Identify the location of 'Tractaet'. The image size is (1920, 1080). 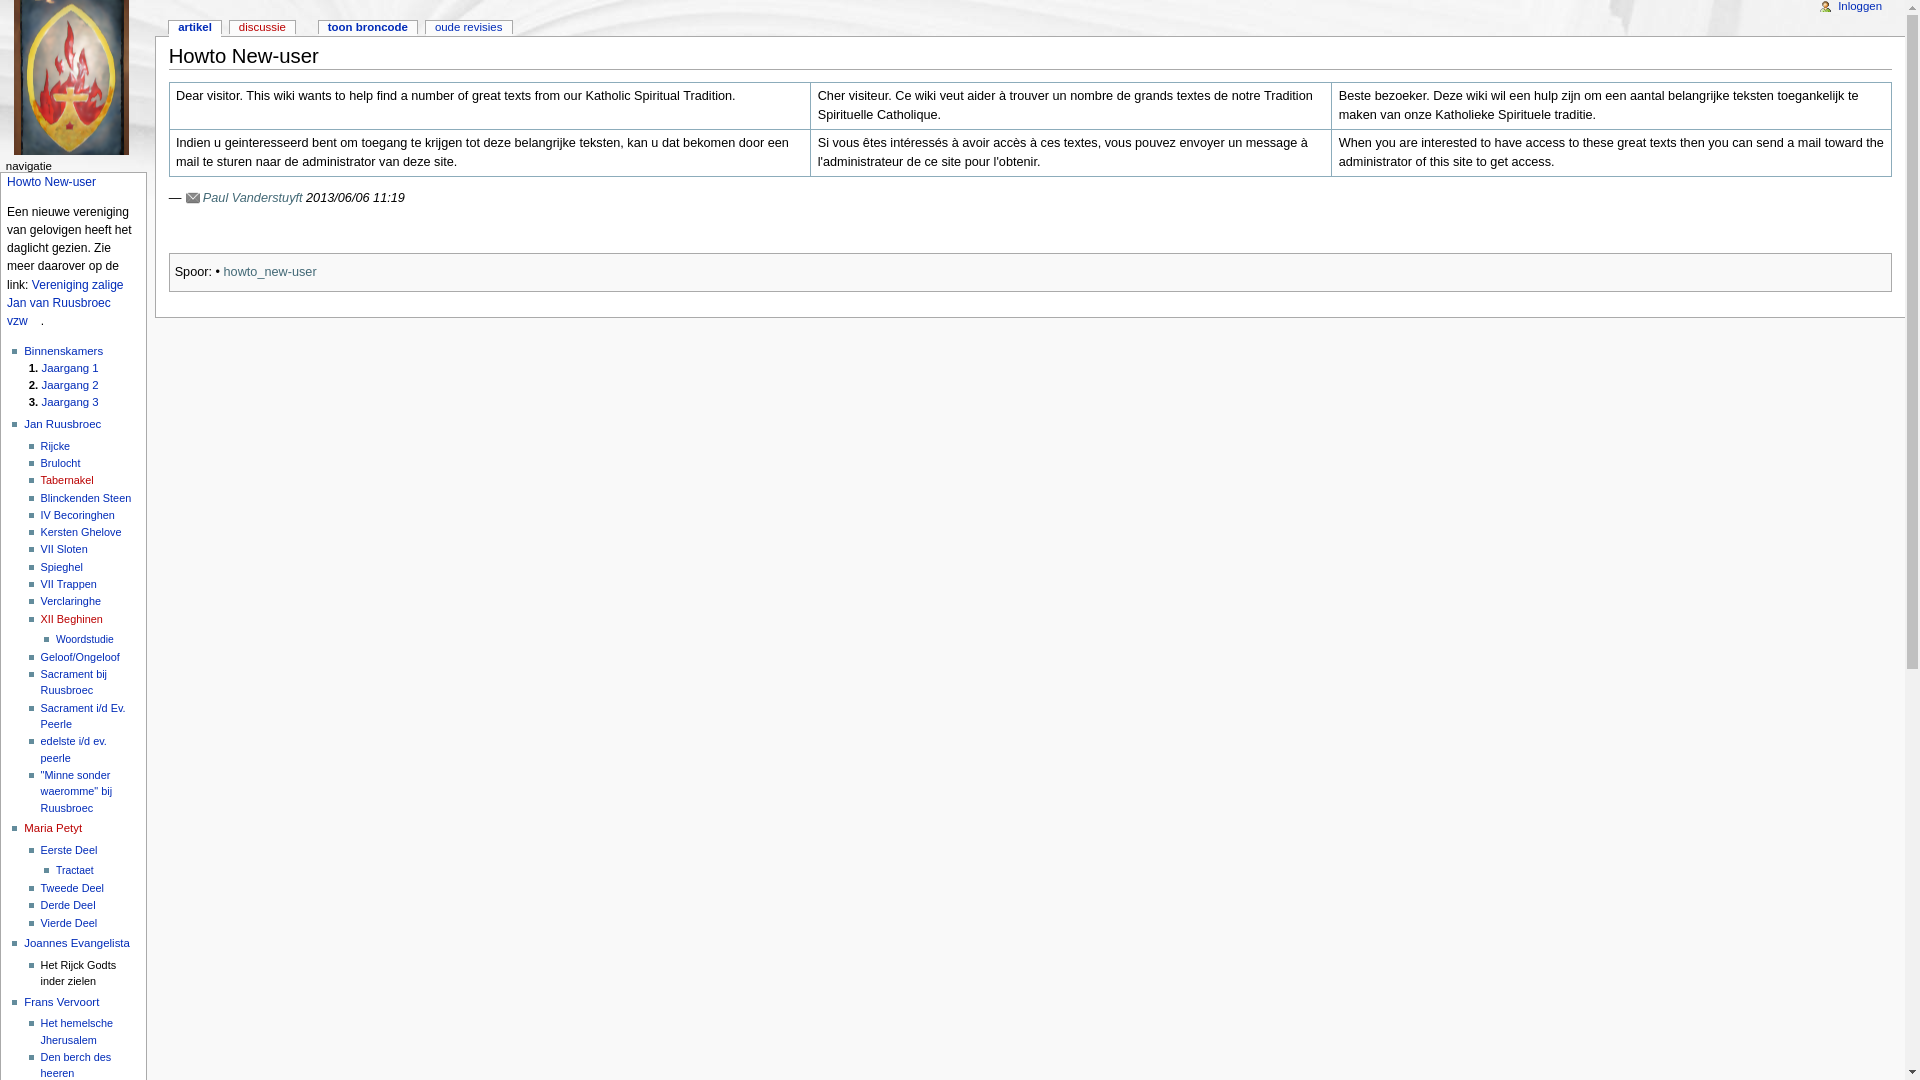
(75, 869).